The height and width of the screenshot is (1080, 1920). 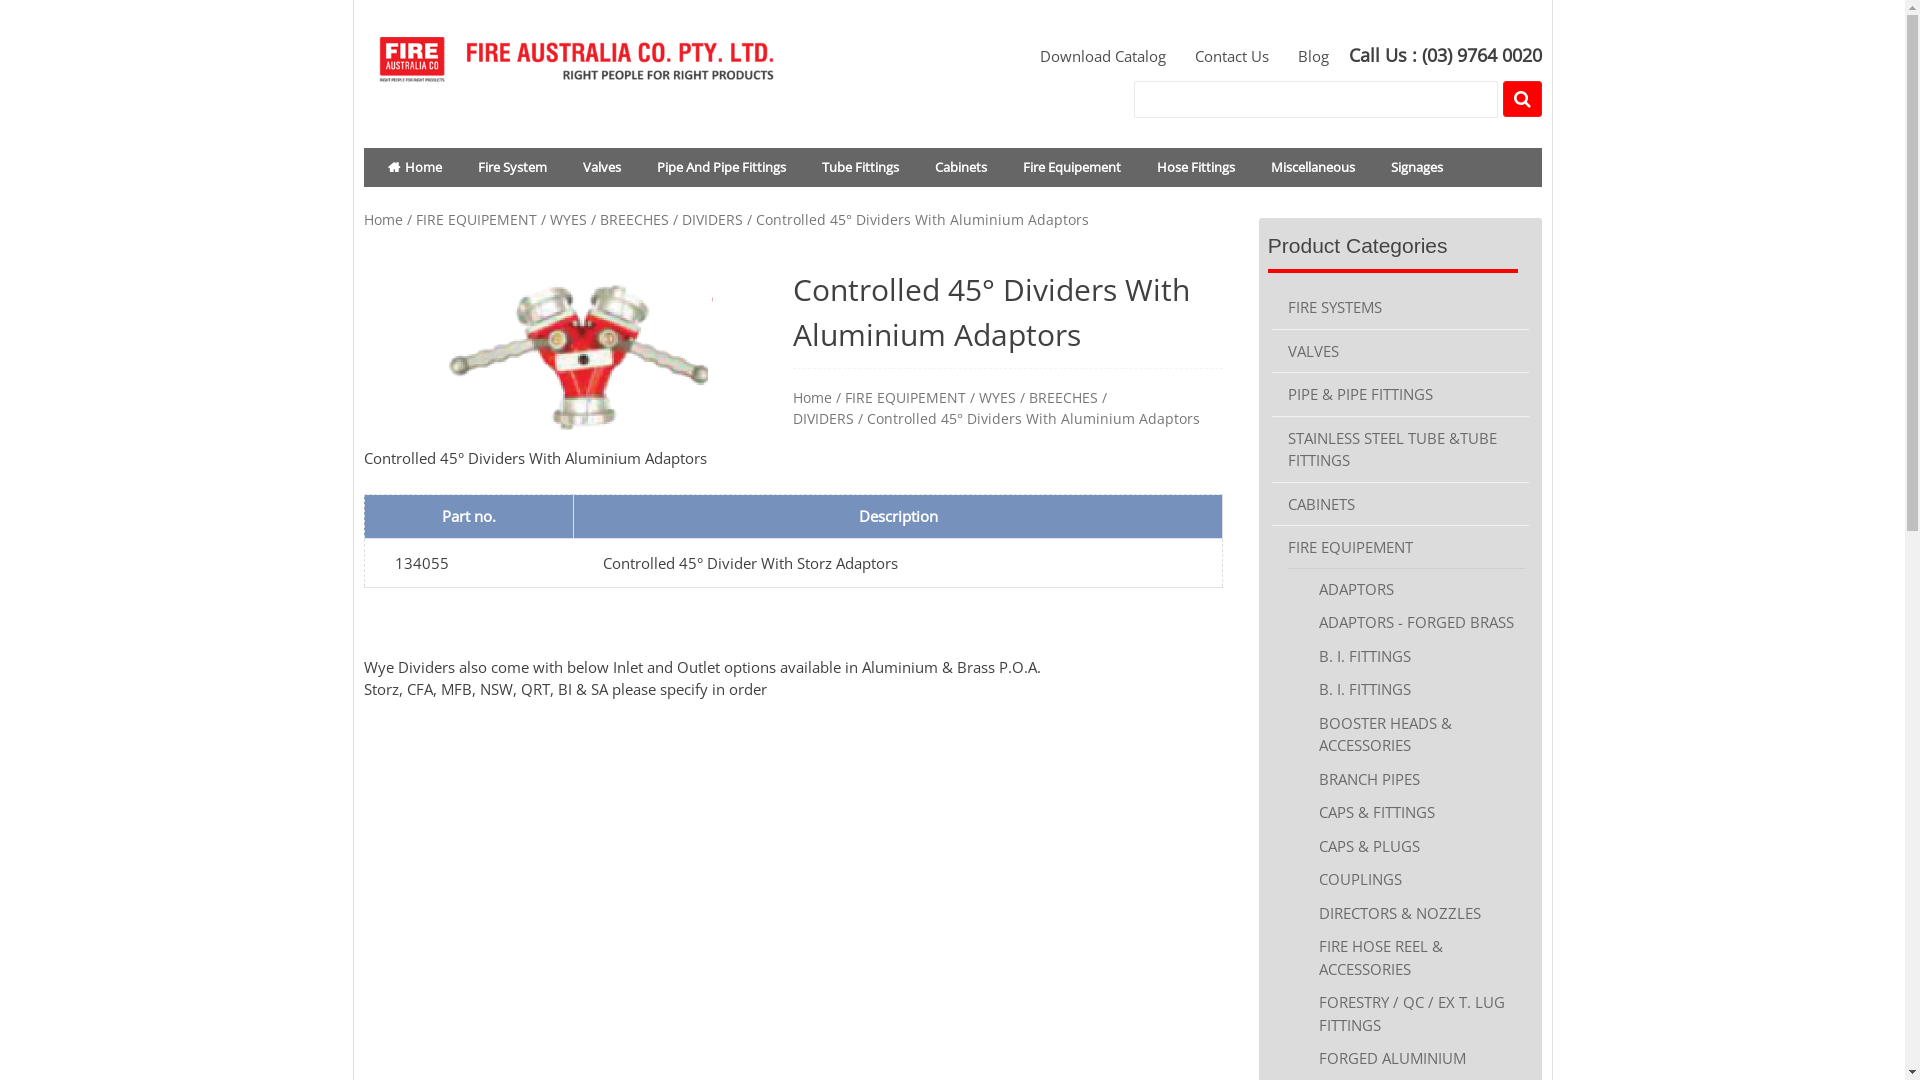 What do you see at coordinates (1090, 55) in the screenshot?
I see `'Download Catalog'` at bounding box center [1090, 55].